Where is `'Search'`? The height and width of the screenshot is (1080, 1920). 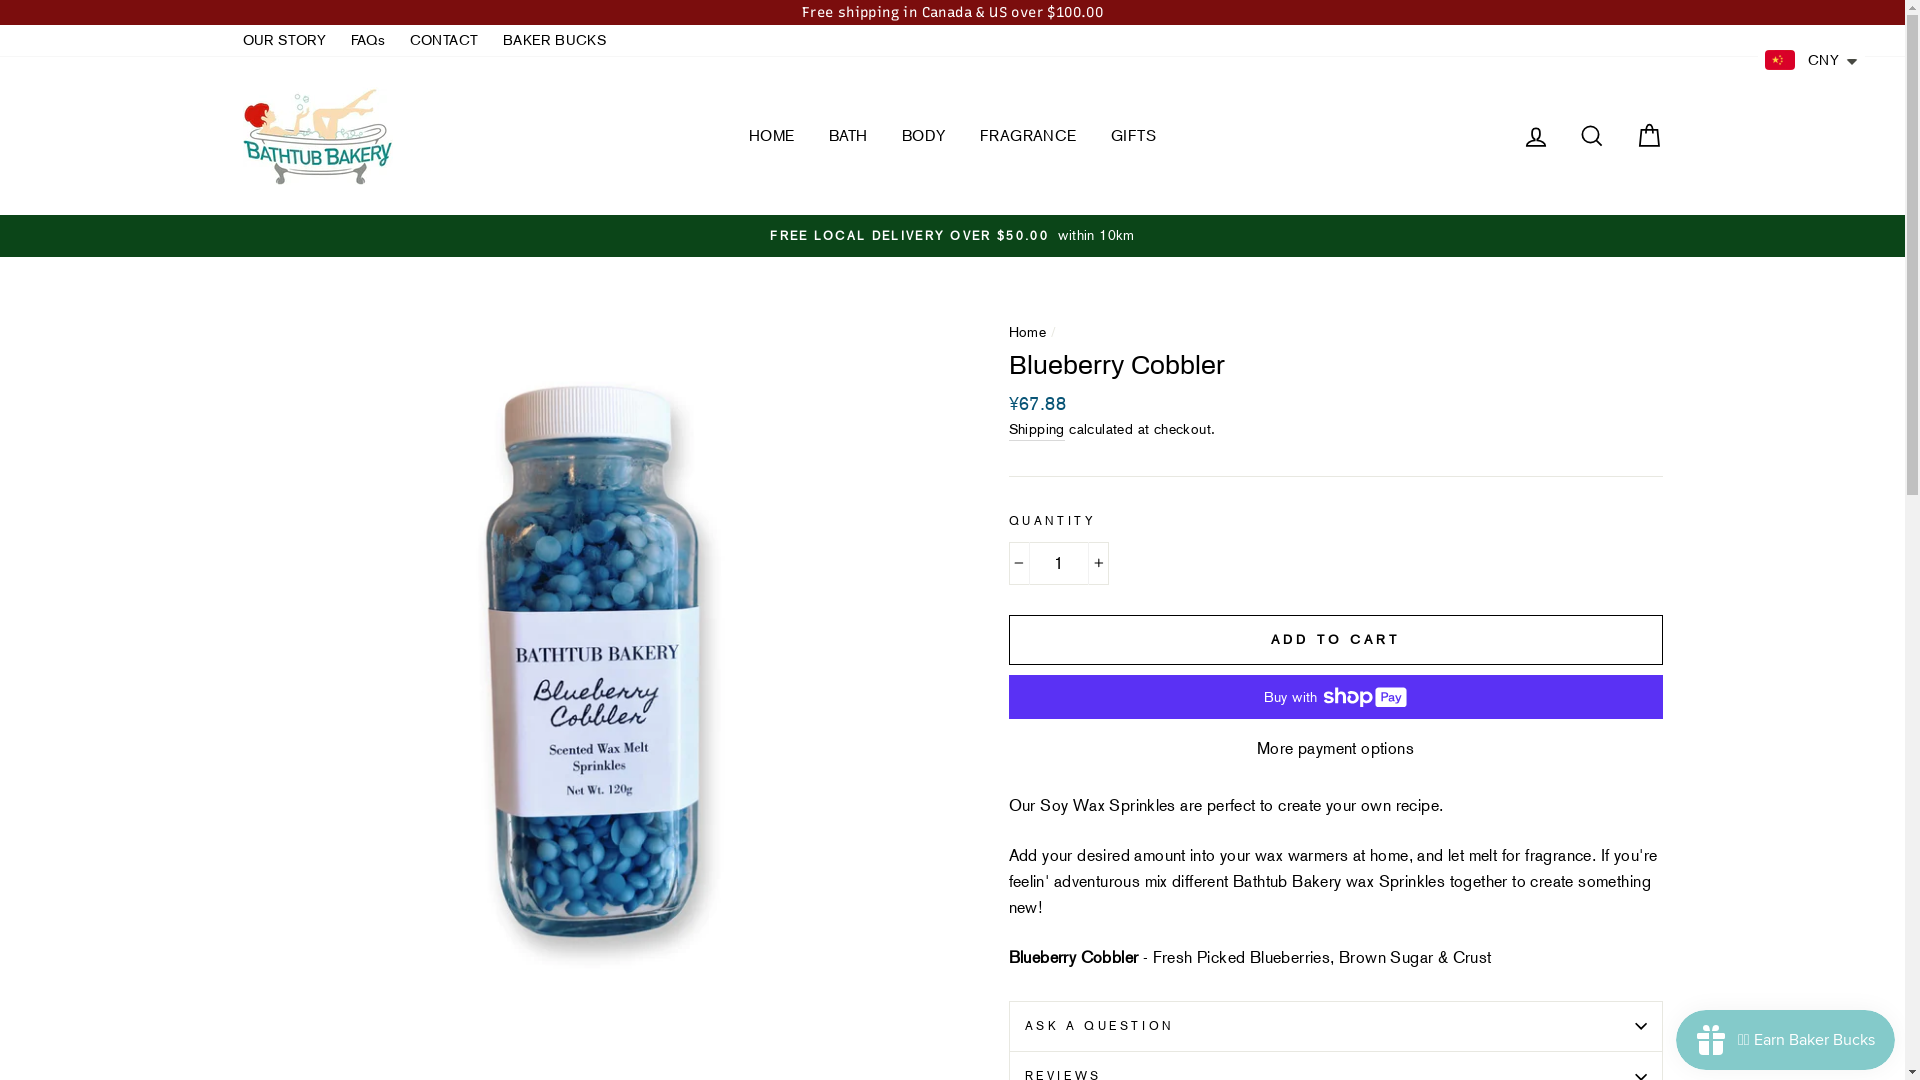 'Search' is located at coordinates (1564, 135).